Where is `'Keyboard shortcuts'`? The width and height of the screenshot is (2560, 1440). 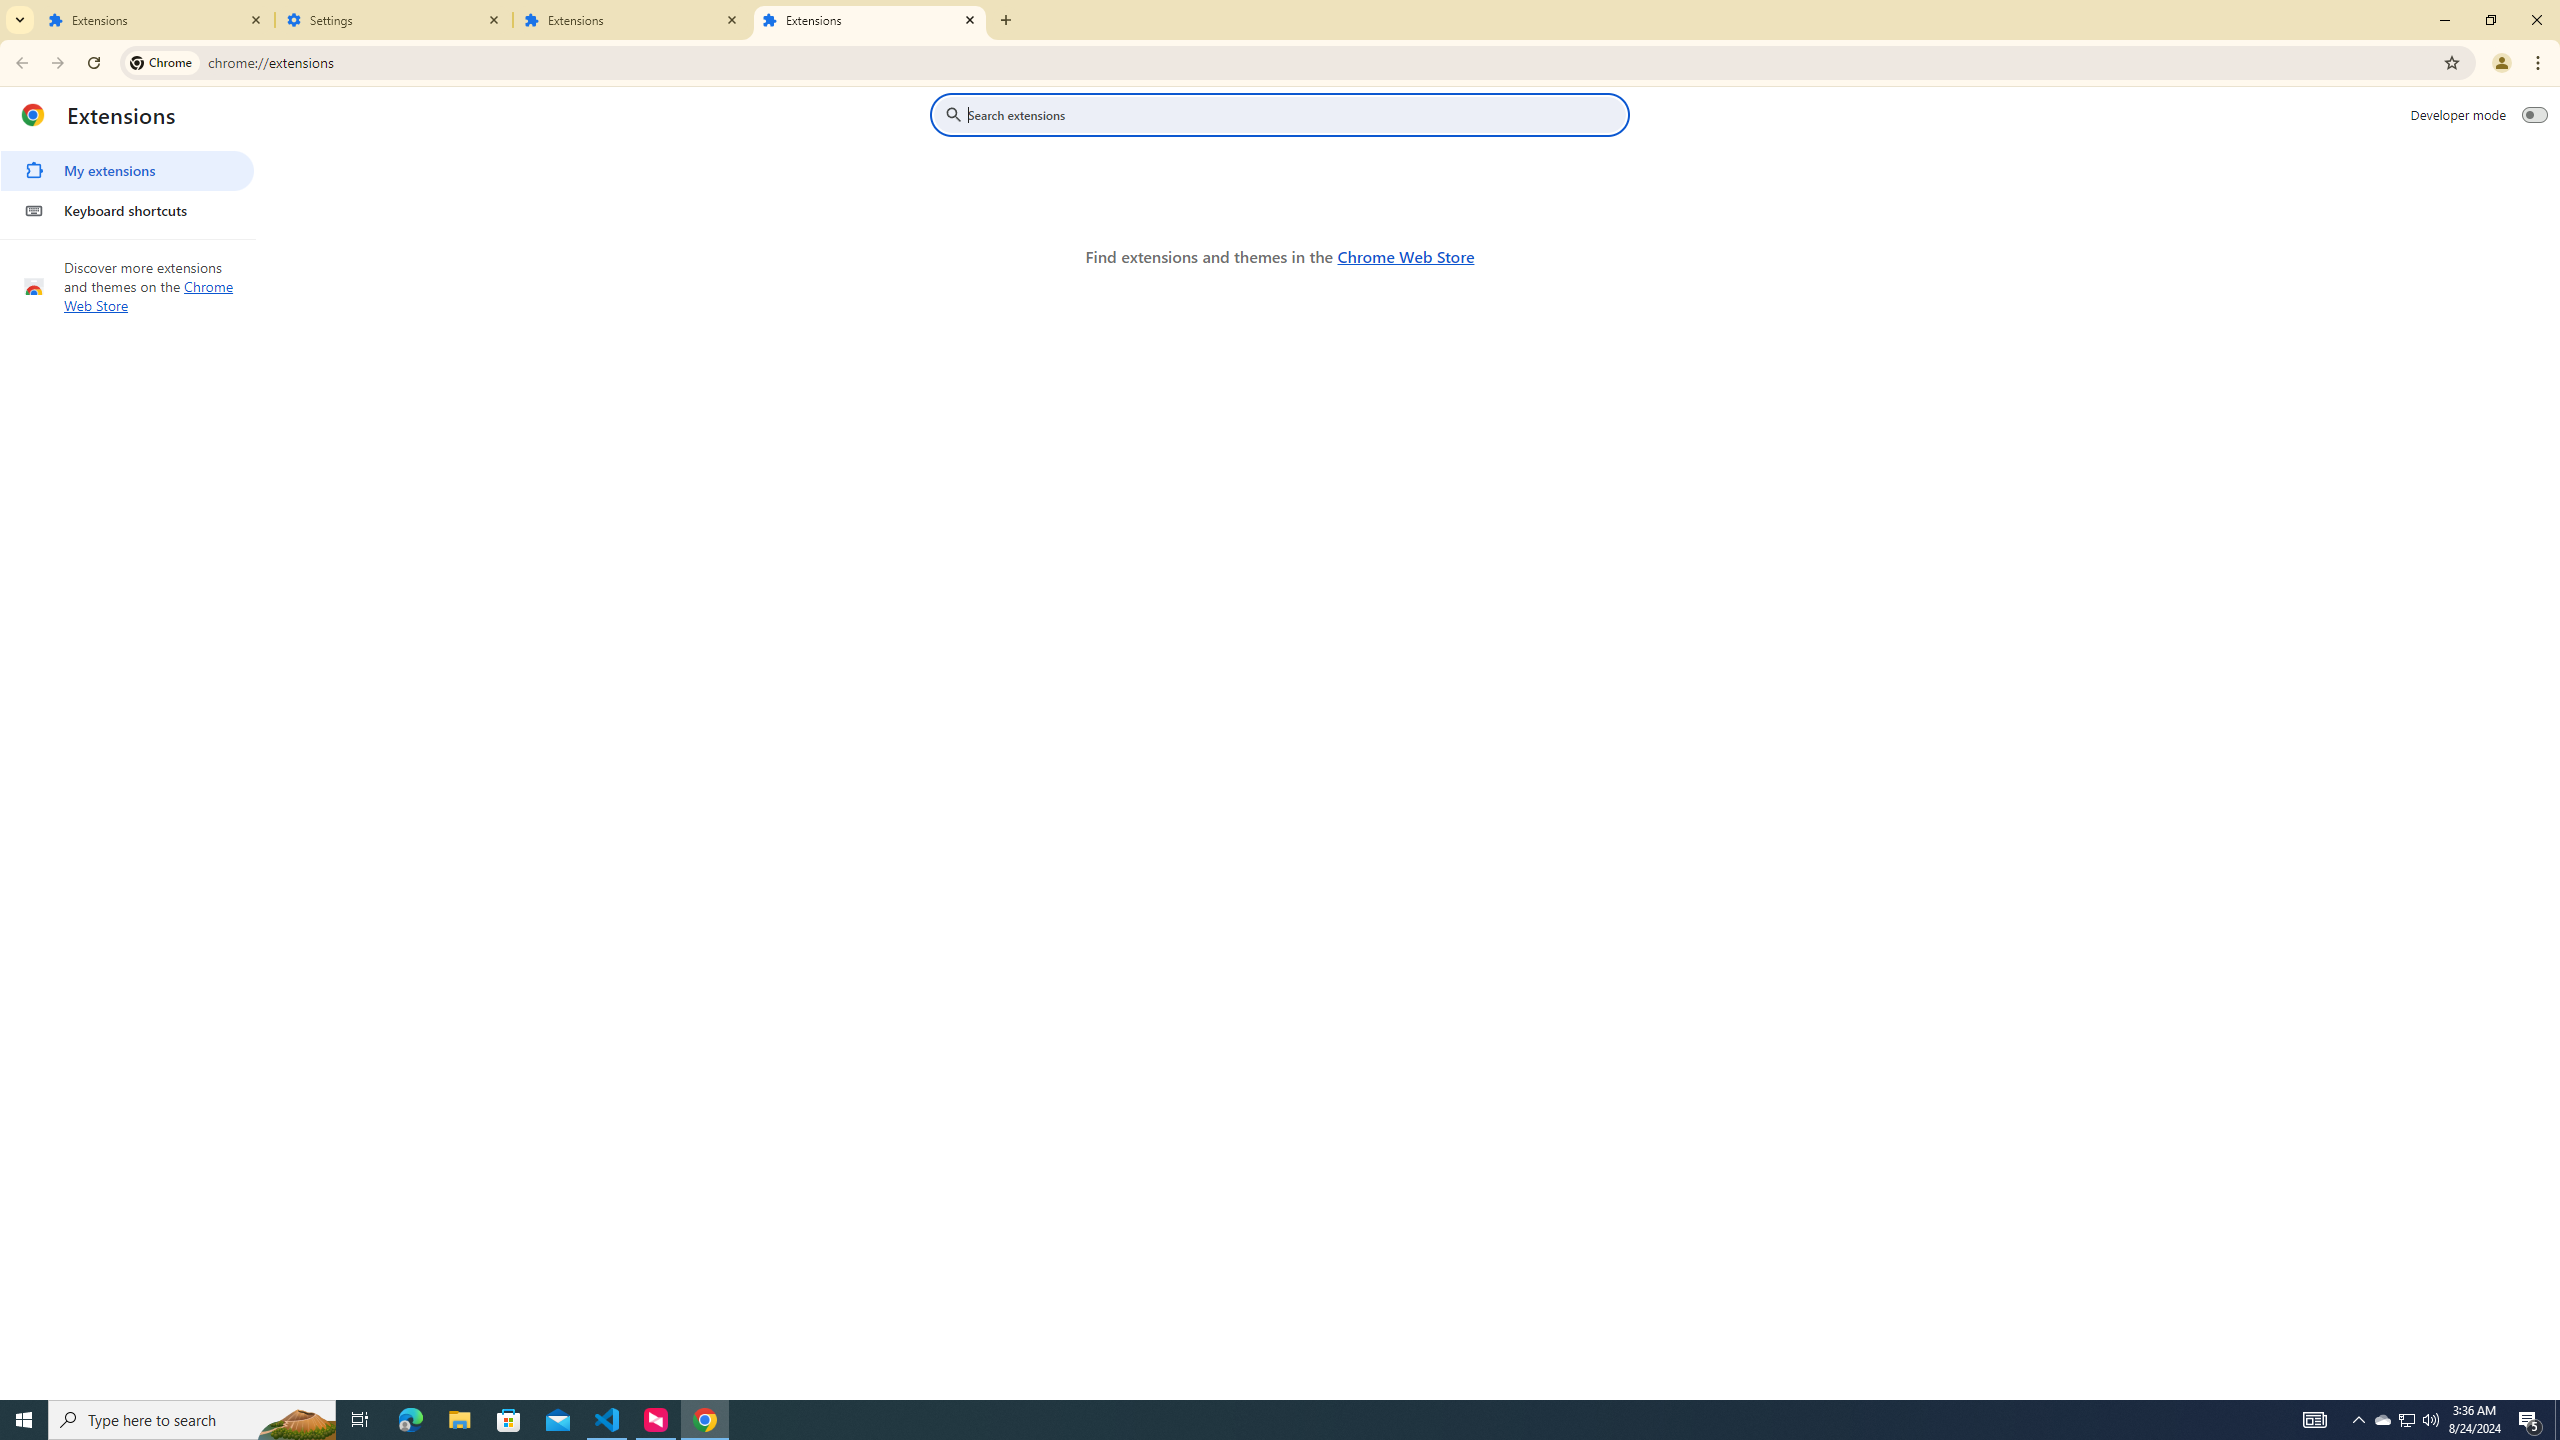 'Keyboard shortcuts' is located at coordinates (126, 210).